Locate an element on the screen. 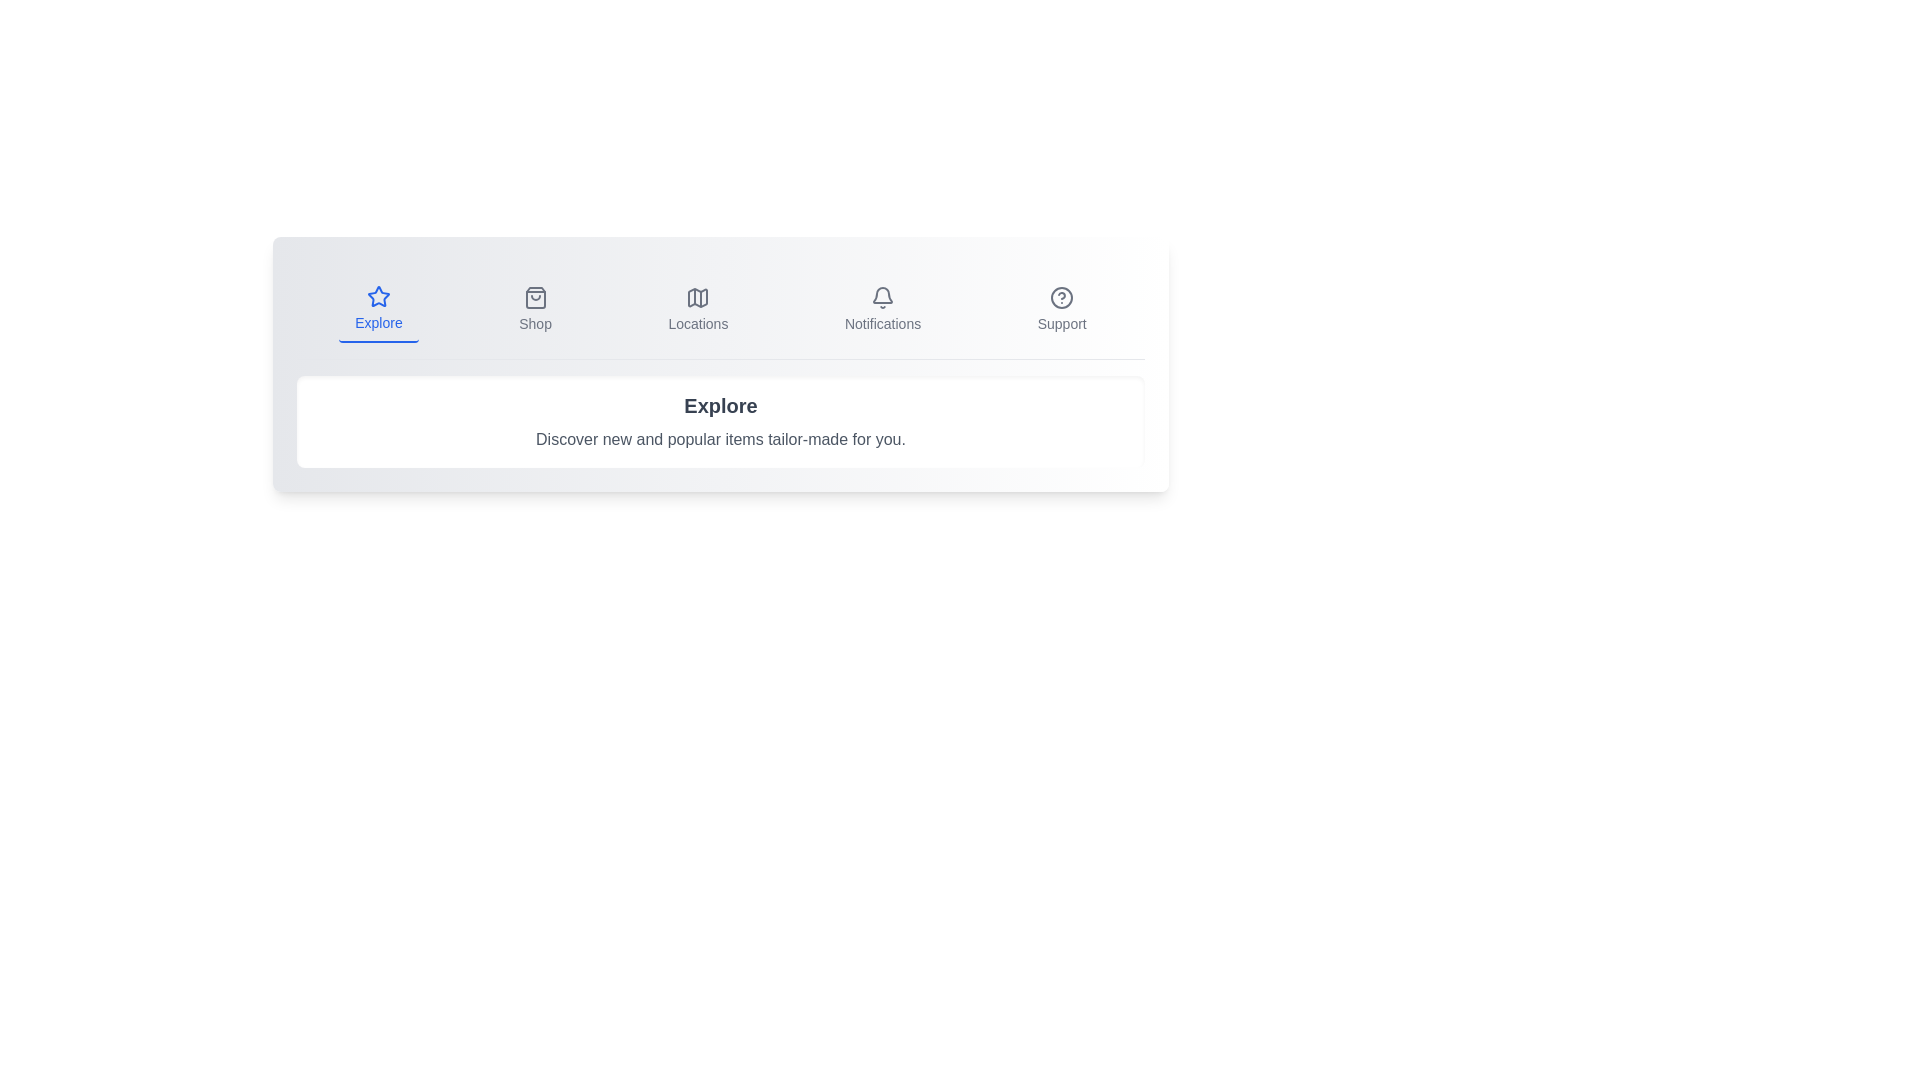  the 'Shop' navigation icon, which is represented by a shopping bag vector graphic in the toolbar is located at coordinates (535, 297).